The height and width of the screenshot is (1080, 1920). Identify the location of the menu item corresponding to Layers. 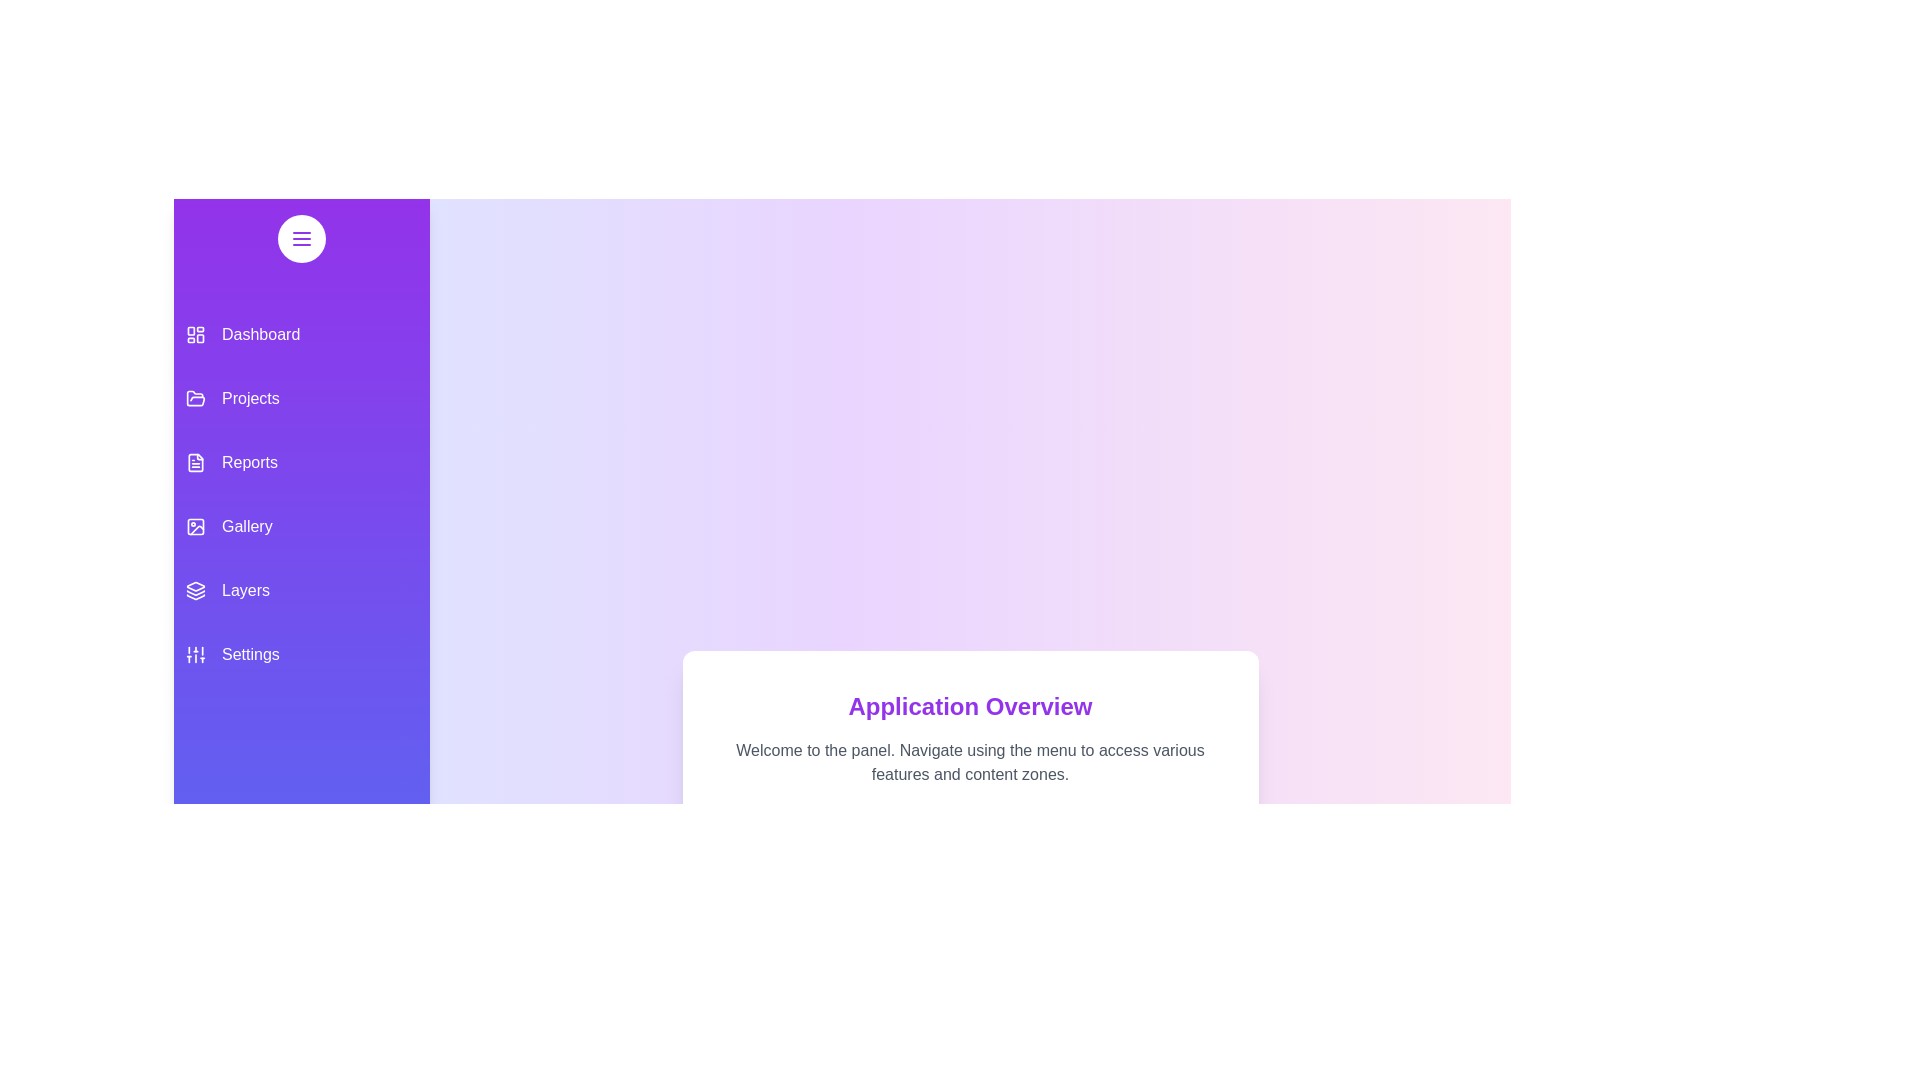
(301, 589).